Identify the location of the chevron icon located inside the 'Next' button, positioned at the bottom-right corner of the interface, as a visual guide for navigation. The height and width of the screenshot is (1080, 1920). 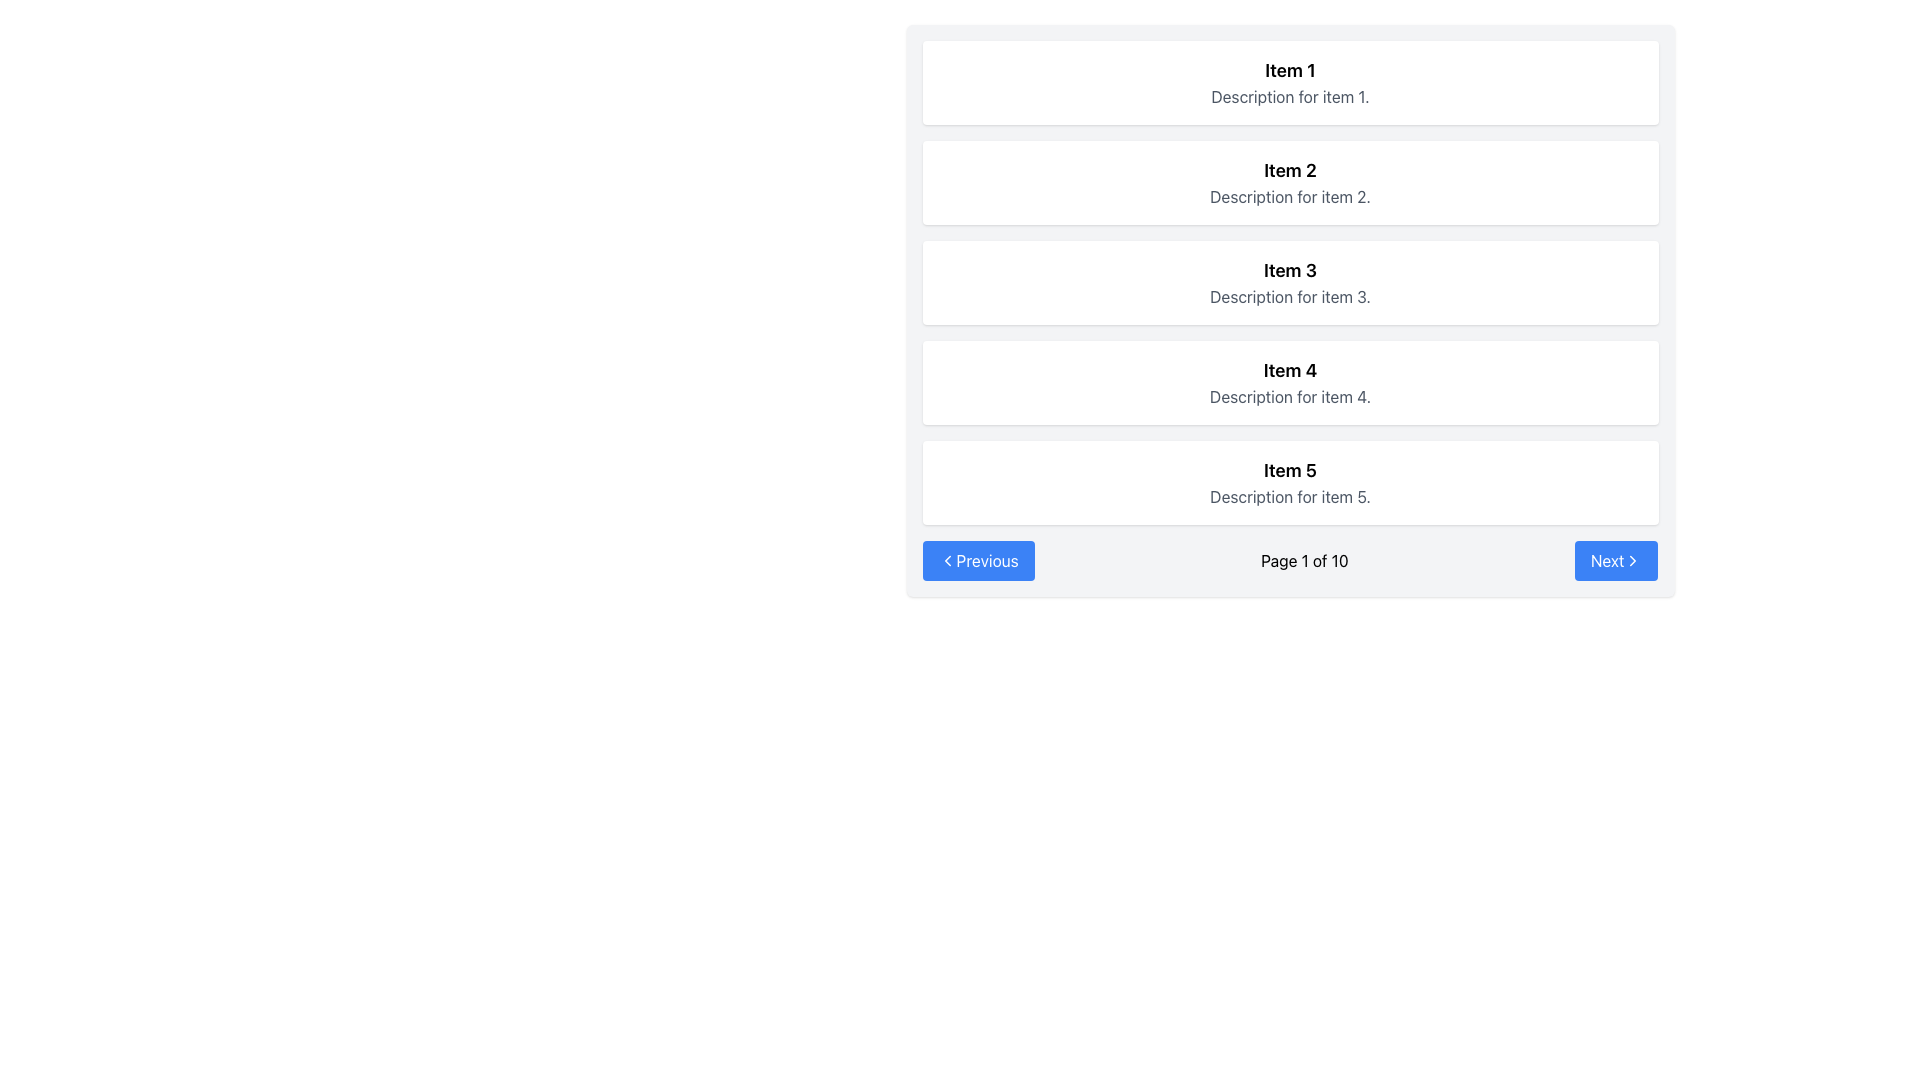
(1633, 560).